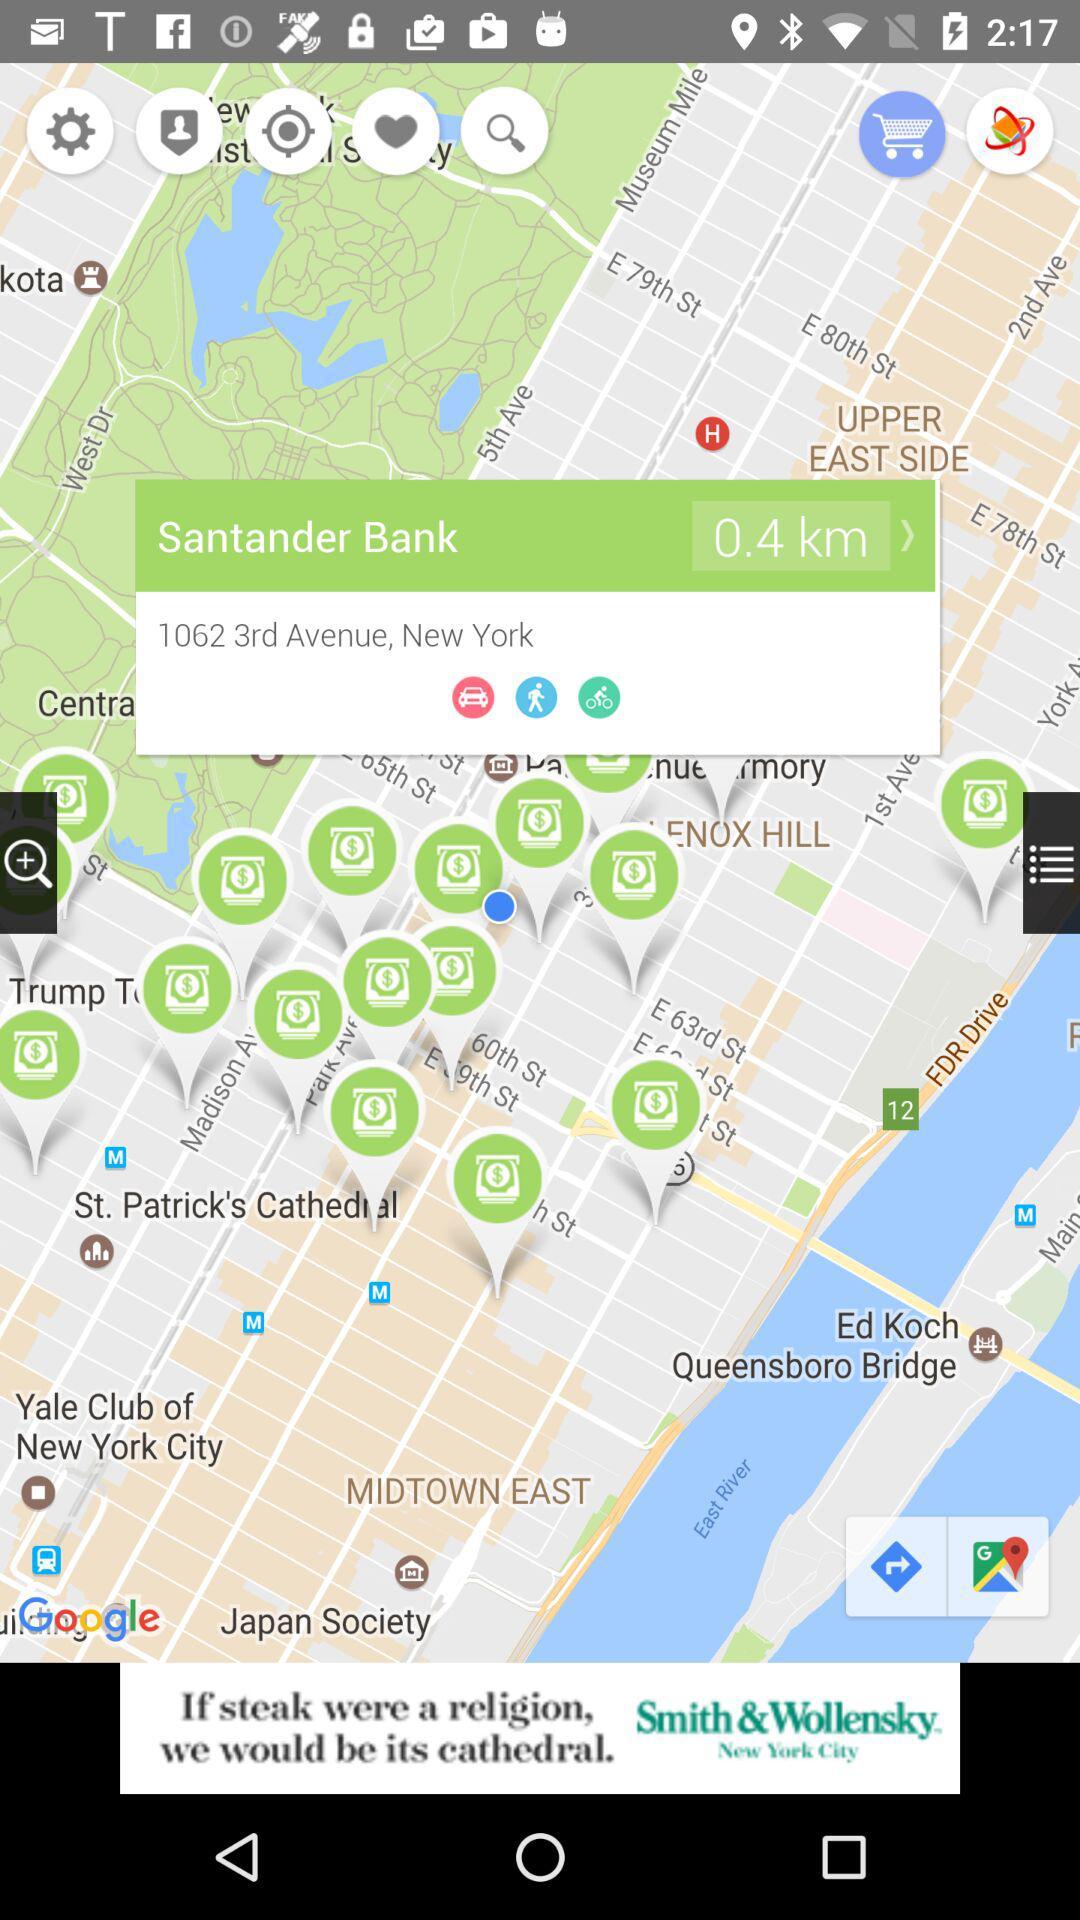 This screenshot has height=1920, width=1080. What do you see at coordinates (172, 132) in the screenshot?
I see `the location icon` at bounding box center [172, 132].